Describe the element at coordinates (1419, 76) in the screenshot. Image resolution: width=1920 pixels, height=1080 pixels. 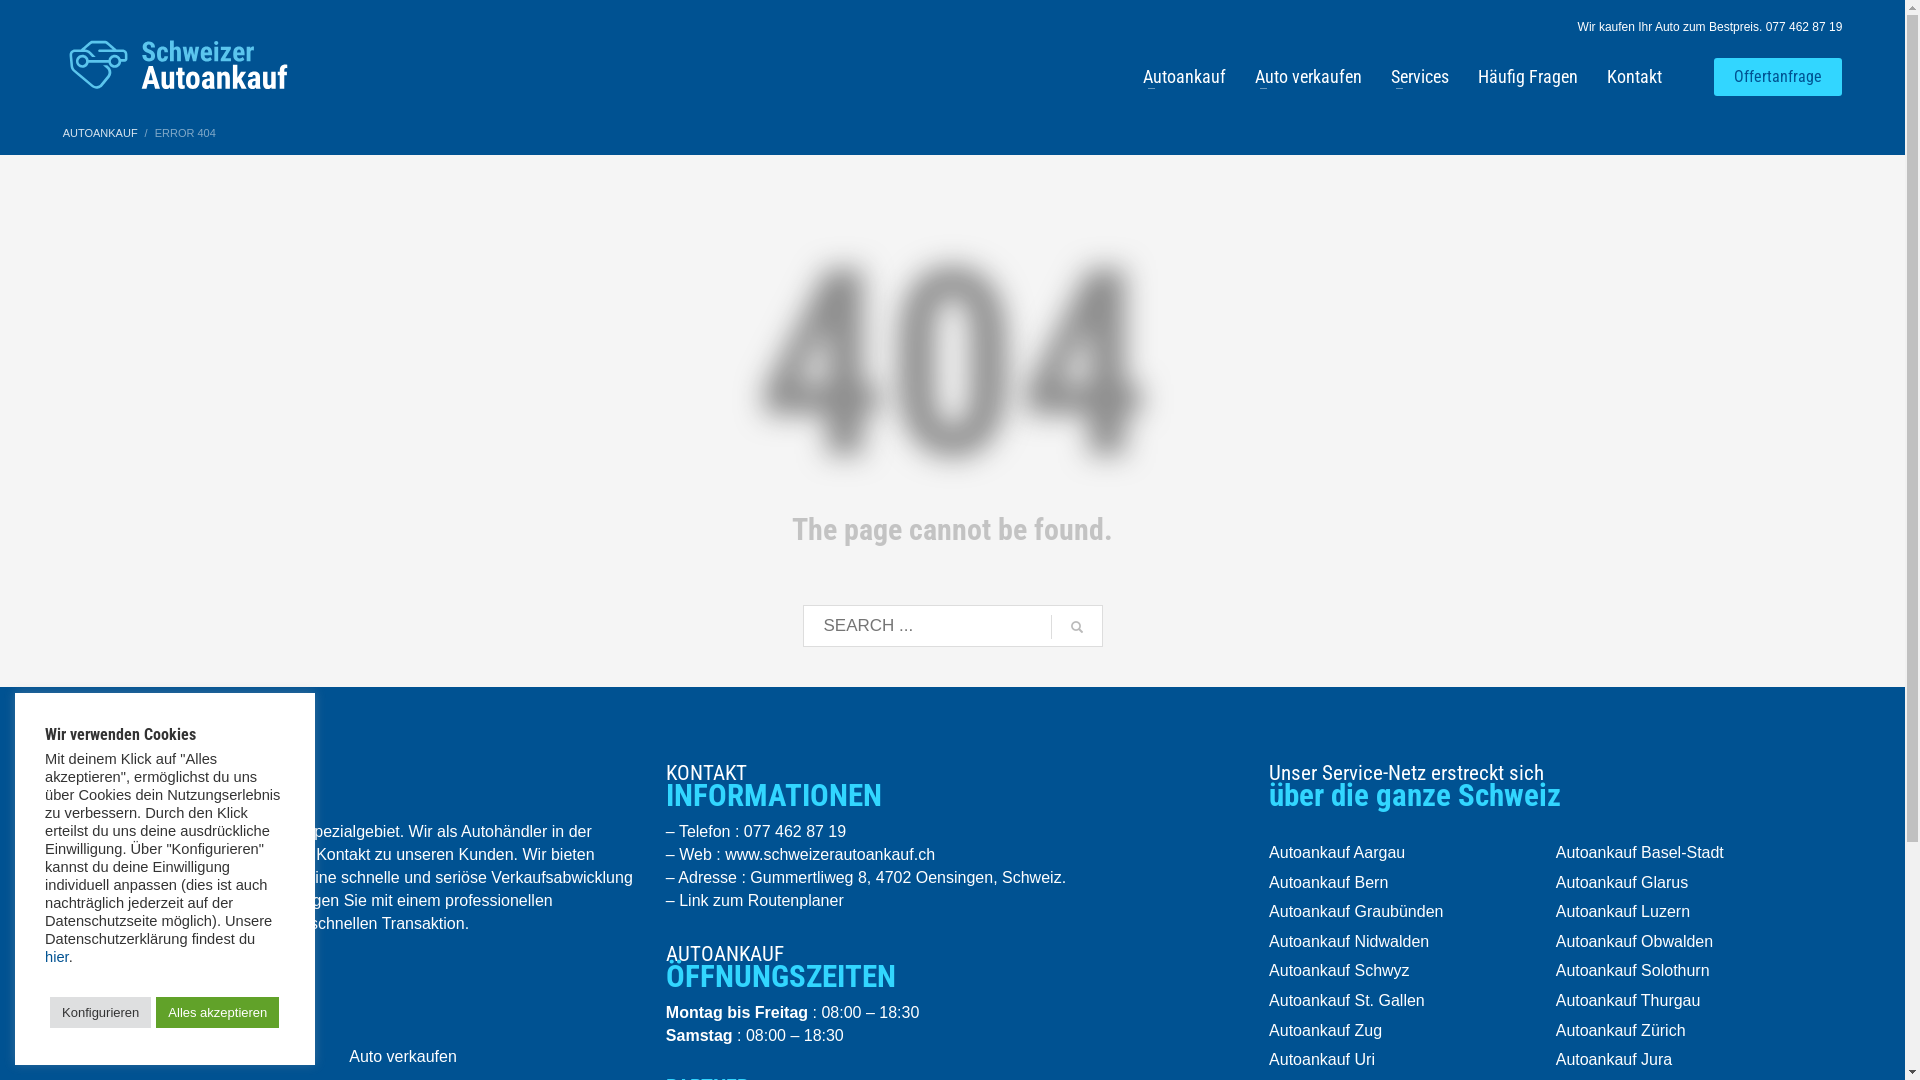
I see `'Services'` at that location.